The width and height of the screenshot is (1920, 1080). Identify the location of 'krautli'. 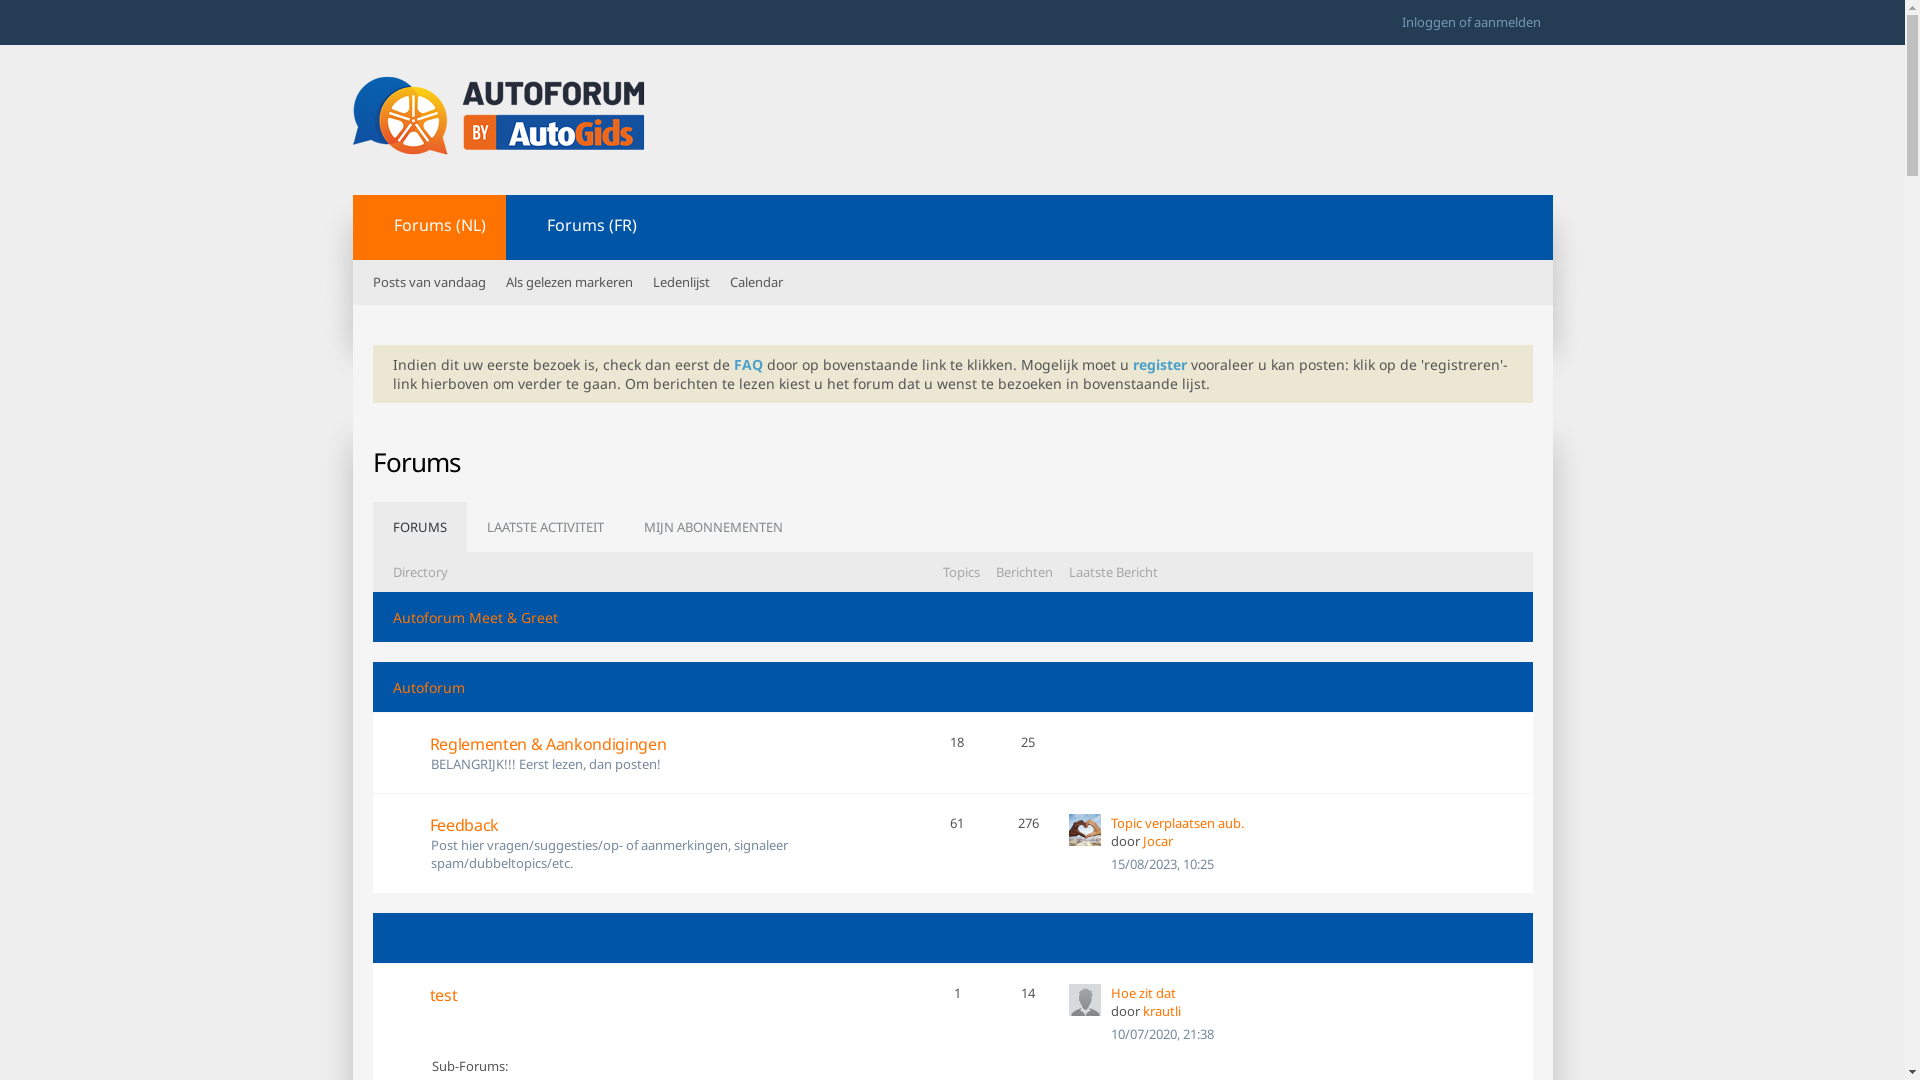
(1083, 999).